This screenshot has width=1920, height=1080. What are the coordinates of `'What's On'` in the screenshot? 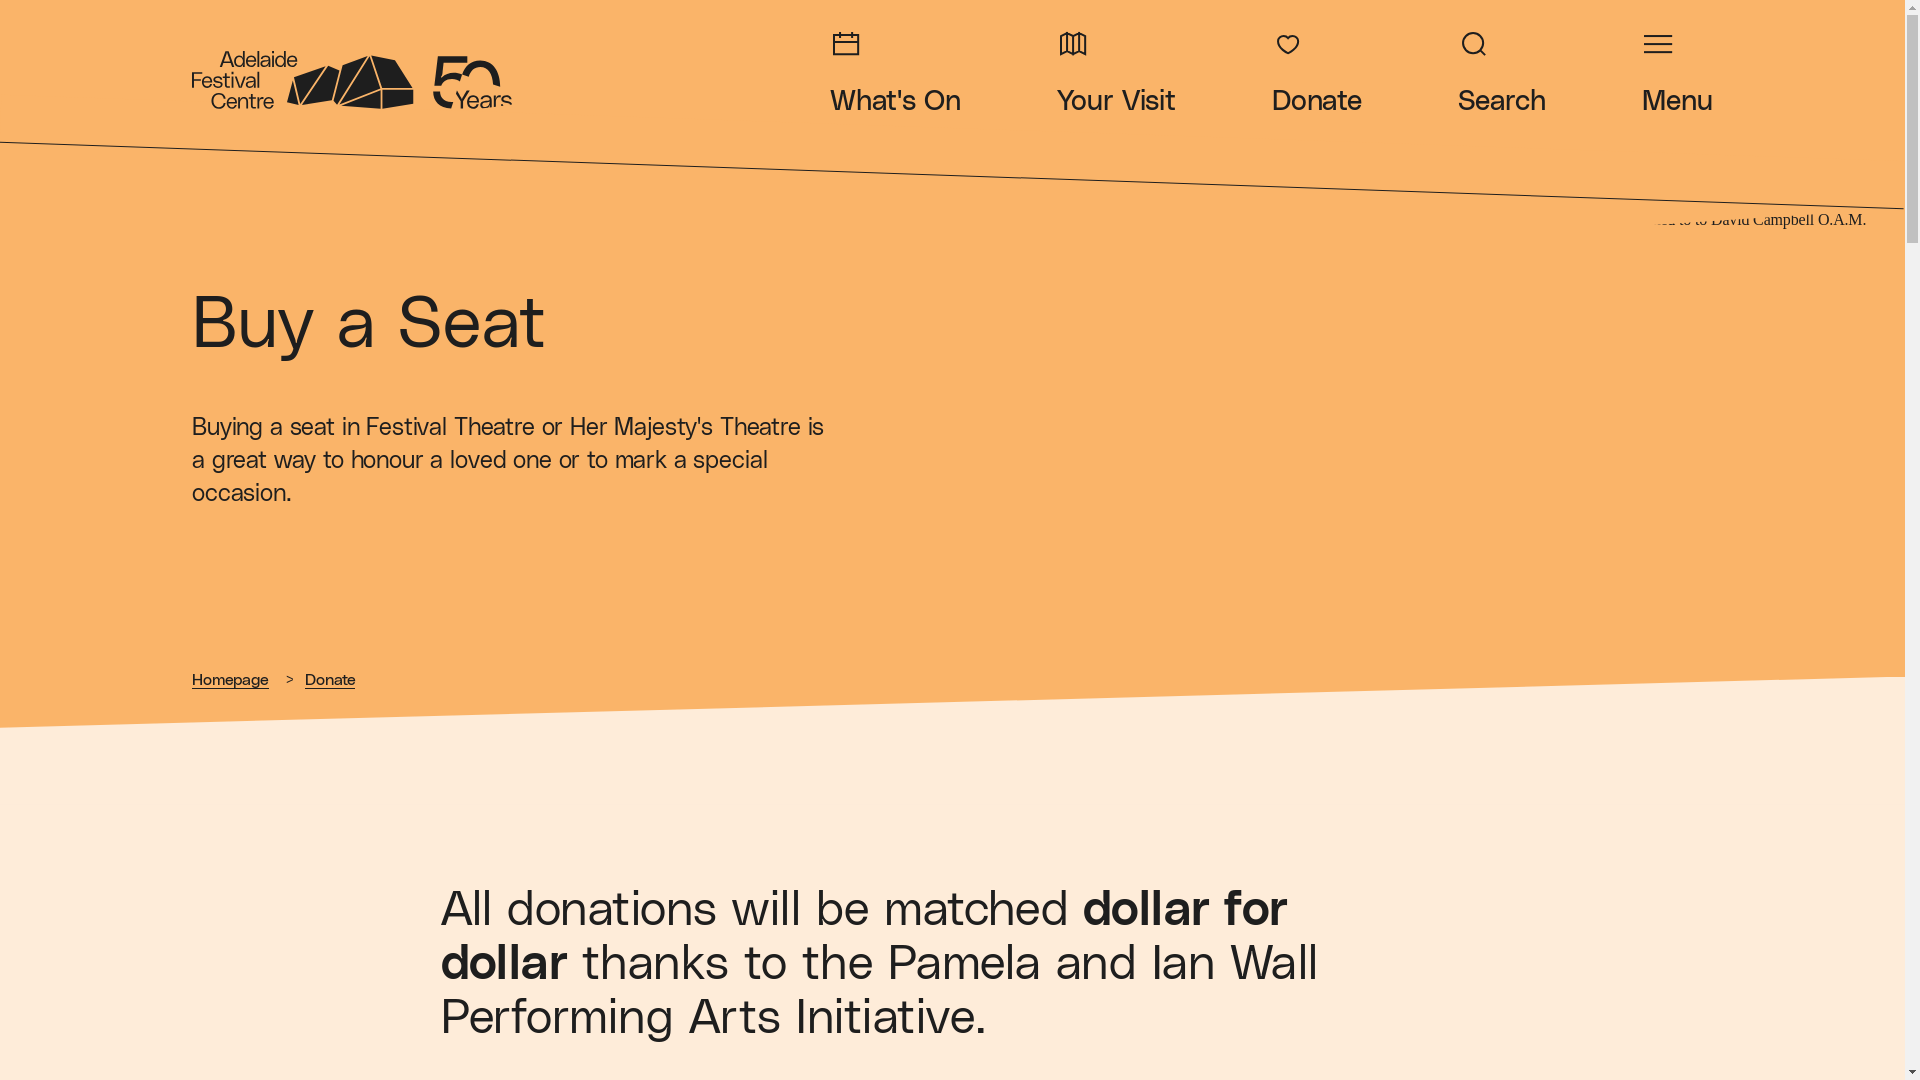 It's located at (894, 71).